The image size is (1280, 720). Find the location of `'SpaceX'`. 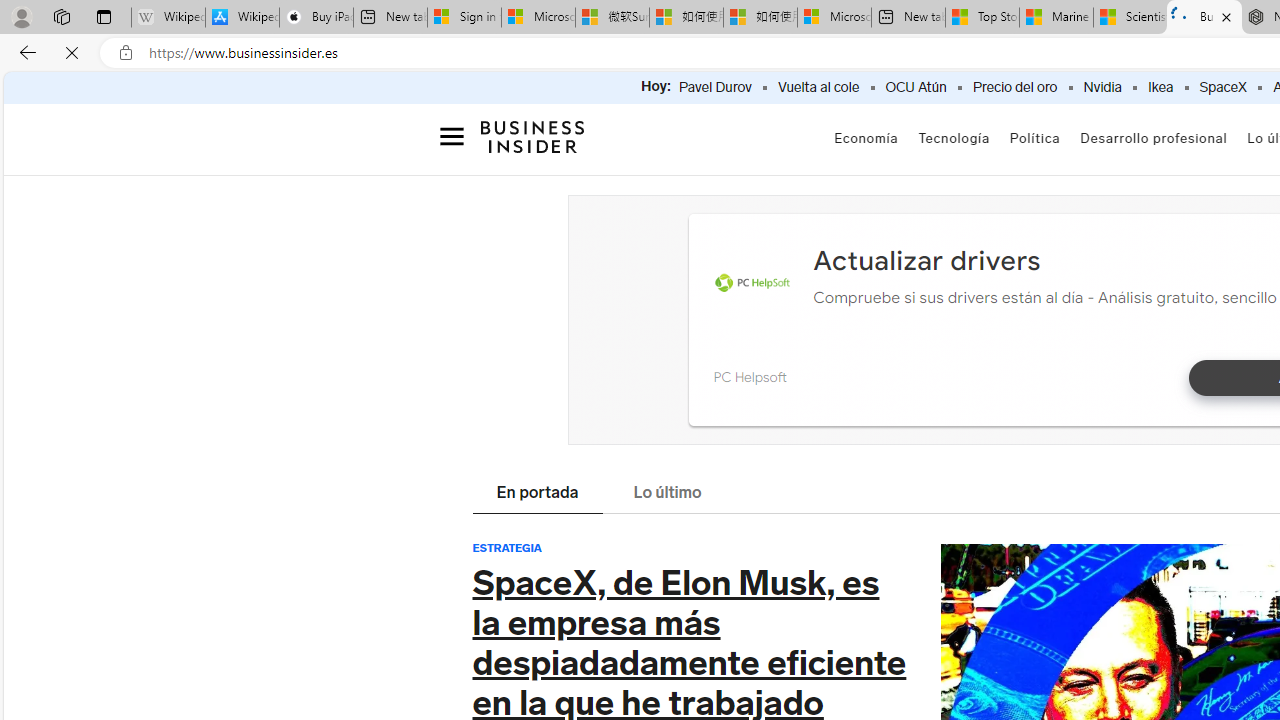

'SpaceX' is located at coordinates (1221, 87).